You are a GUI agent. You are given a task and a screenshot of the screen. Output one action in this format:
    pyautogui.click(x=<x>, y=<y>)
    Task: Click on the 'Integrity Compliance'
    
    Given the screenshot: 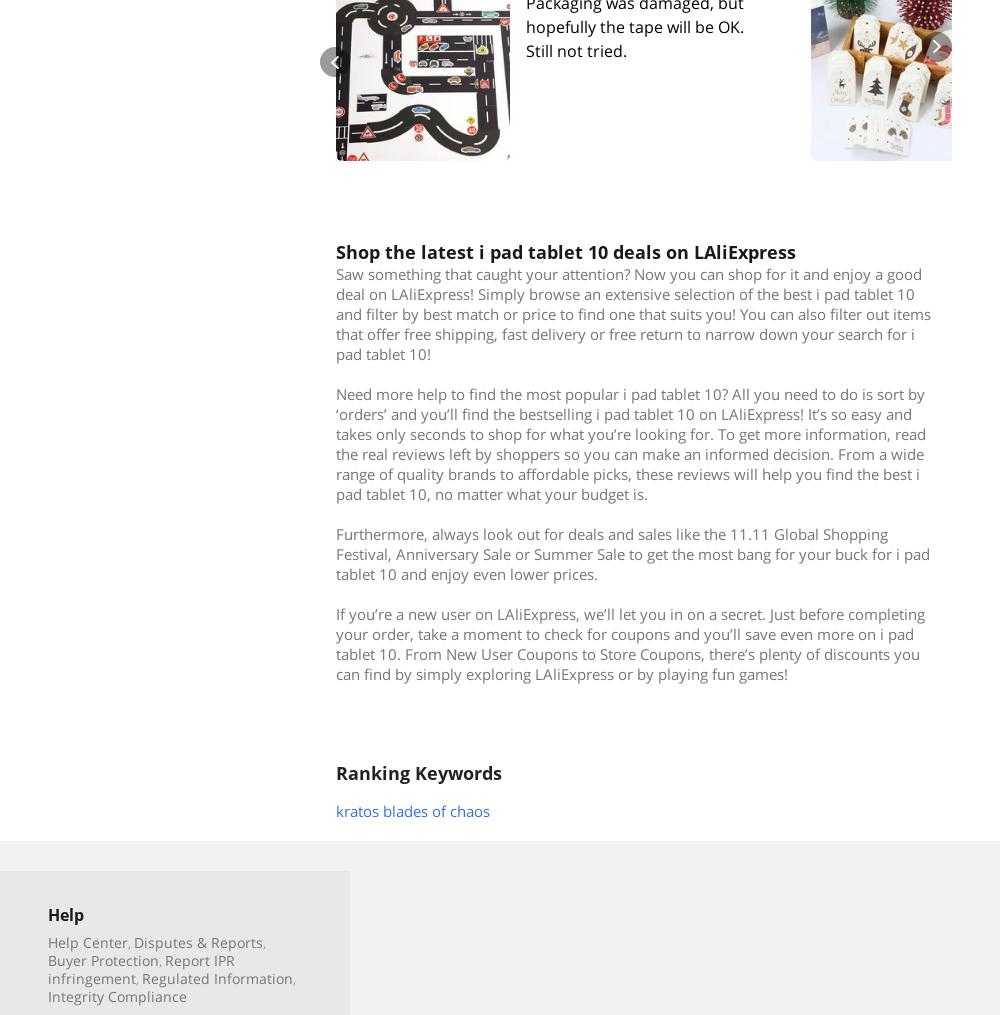 What is the action you would take?
    pyautogui.click(x=48, y=995)
    